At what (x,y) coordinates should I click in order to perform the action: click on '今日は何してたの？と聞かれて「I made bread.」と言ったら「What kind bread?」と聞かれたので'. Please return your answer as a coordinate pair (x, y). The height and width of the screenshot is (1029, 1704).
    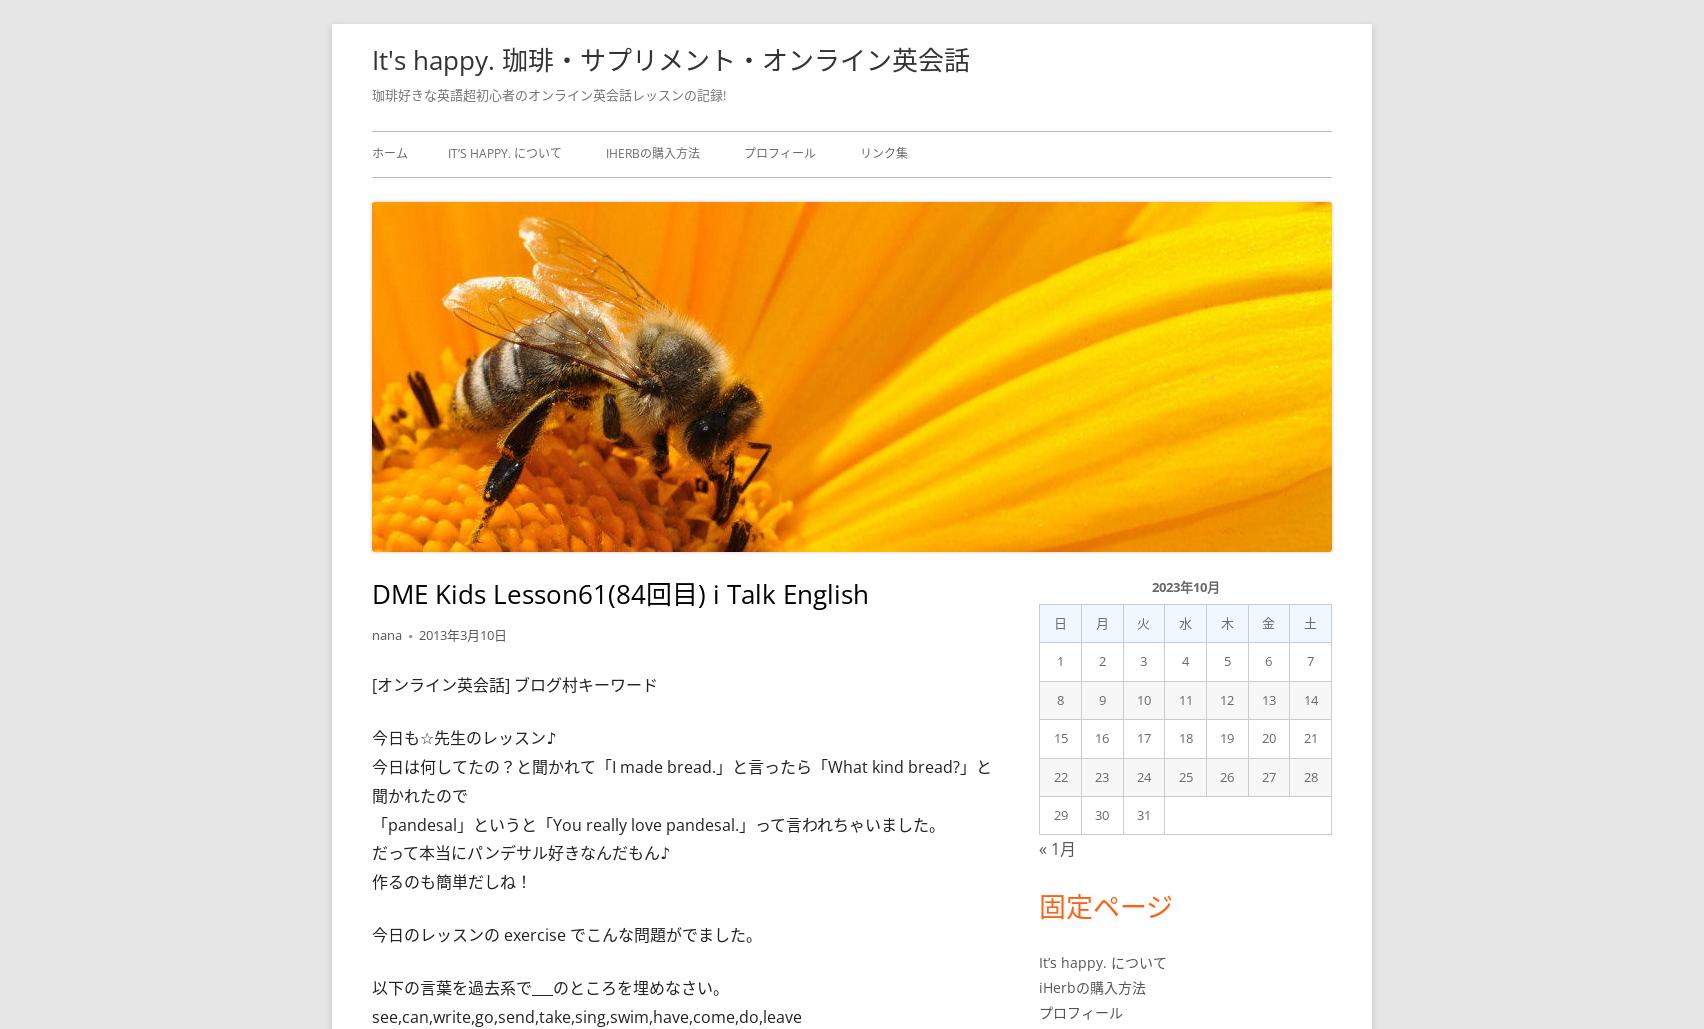
    Looking at the image, I should click on (680, 781).